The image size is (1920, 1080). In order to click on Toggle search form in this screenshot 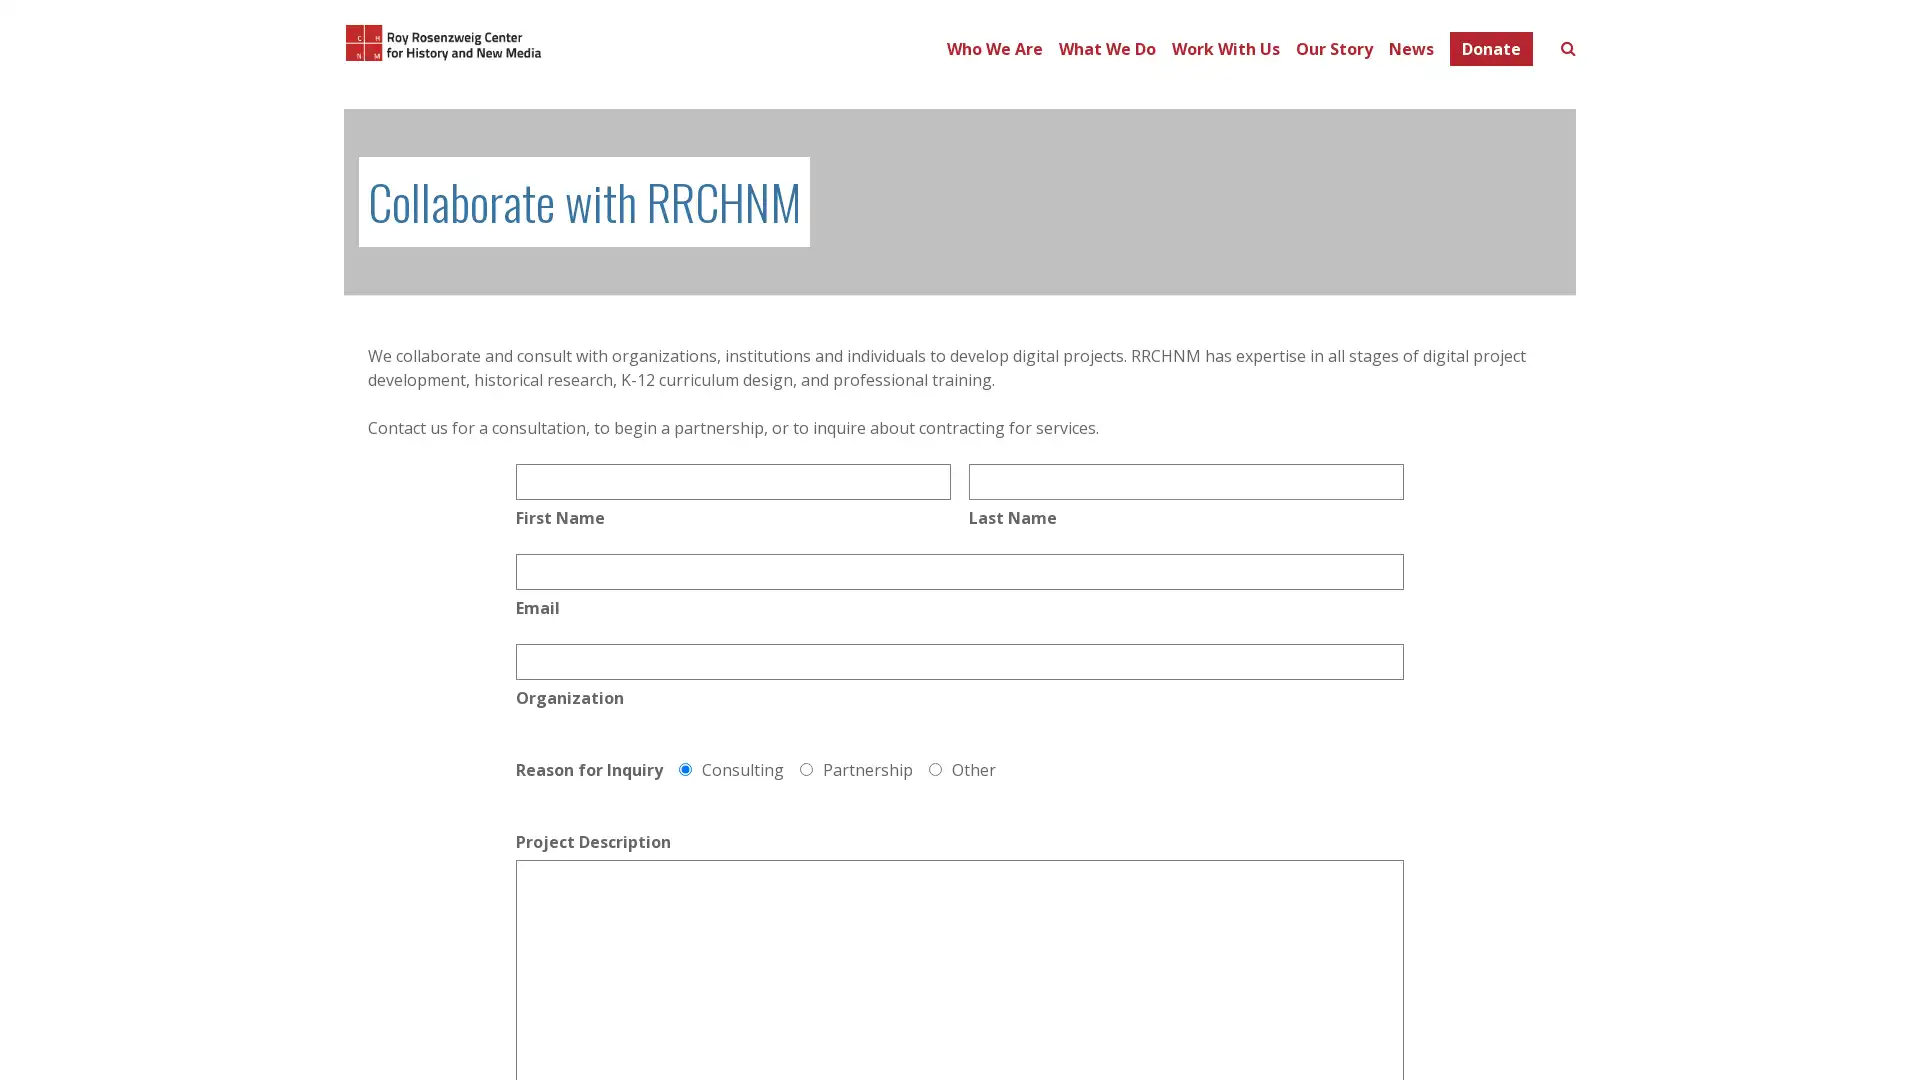, I will do `click(1567, 47)`.